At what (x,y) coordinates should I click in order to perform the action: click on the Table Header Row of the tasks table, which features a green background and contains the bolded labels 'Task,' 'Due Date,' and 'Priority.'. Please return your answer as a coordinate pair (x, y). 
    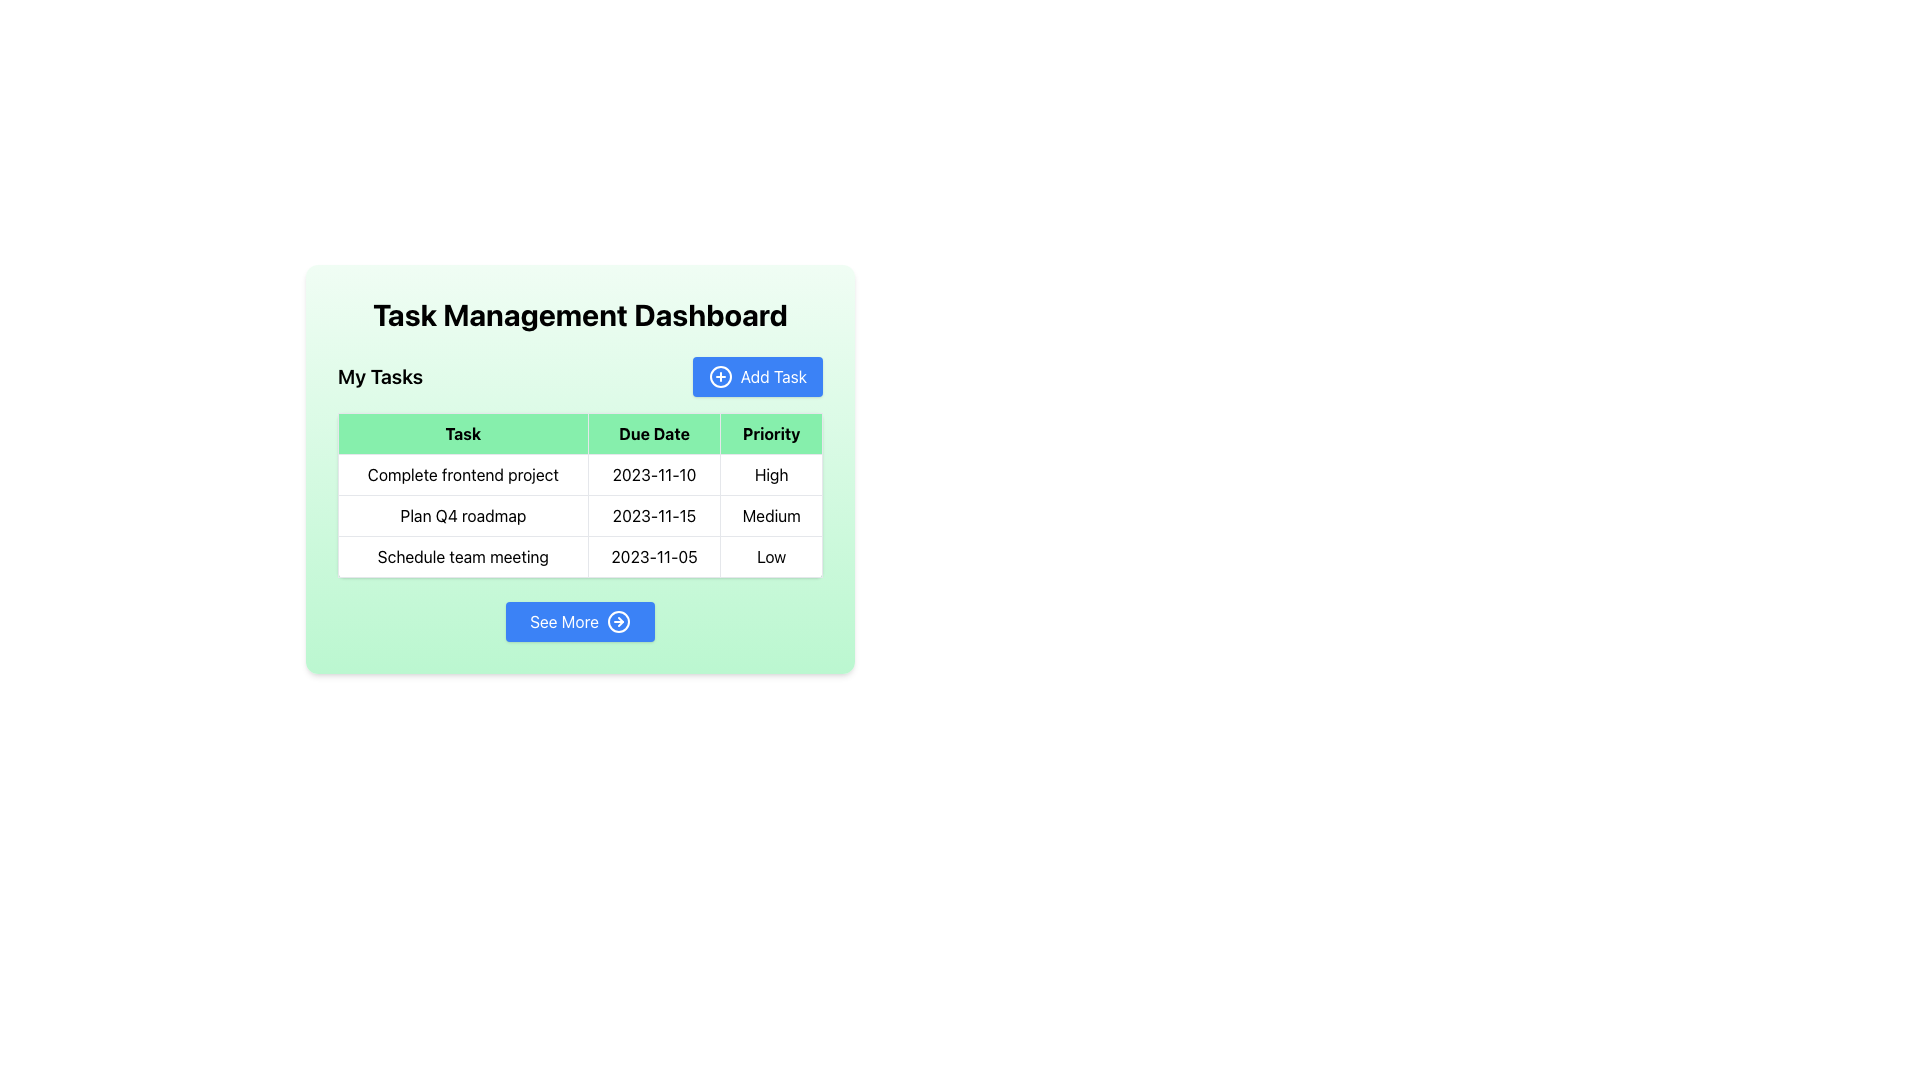
    Looking at the image, I should click on (579, 433).